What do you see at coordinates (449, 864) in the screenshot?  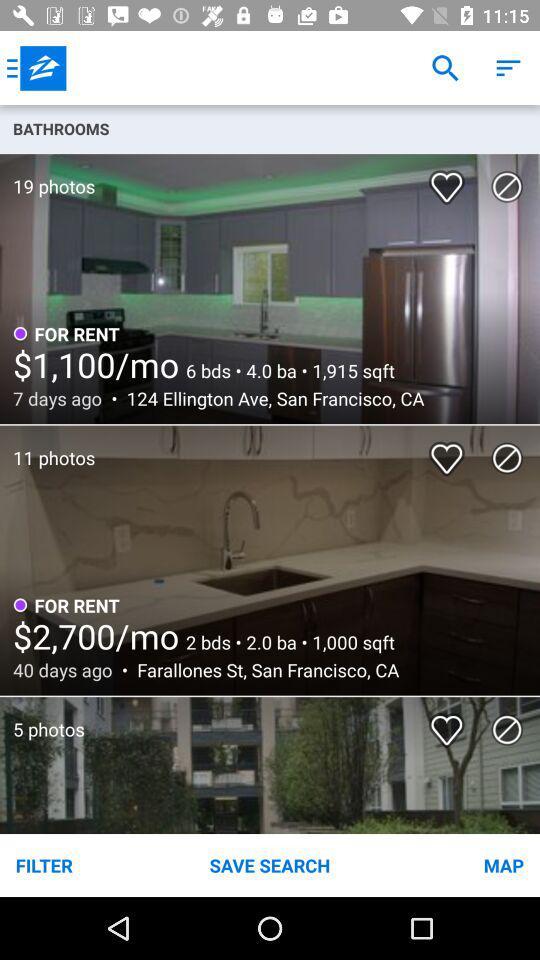 I see `item to the right of the save search` at bounding box center [449, 864].